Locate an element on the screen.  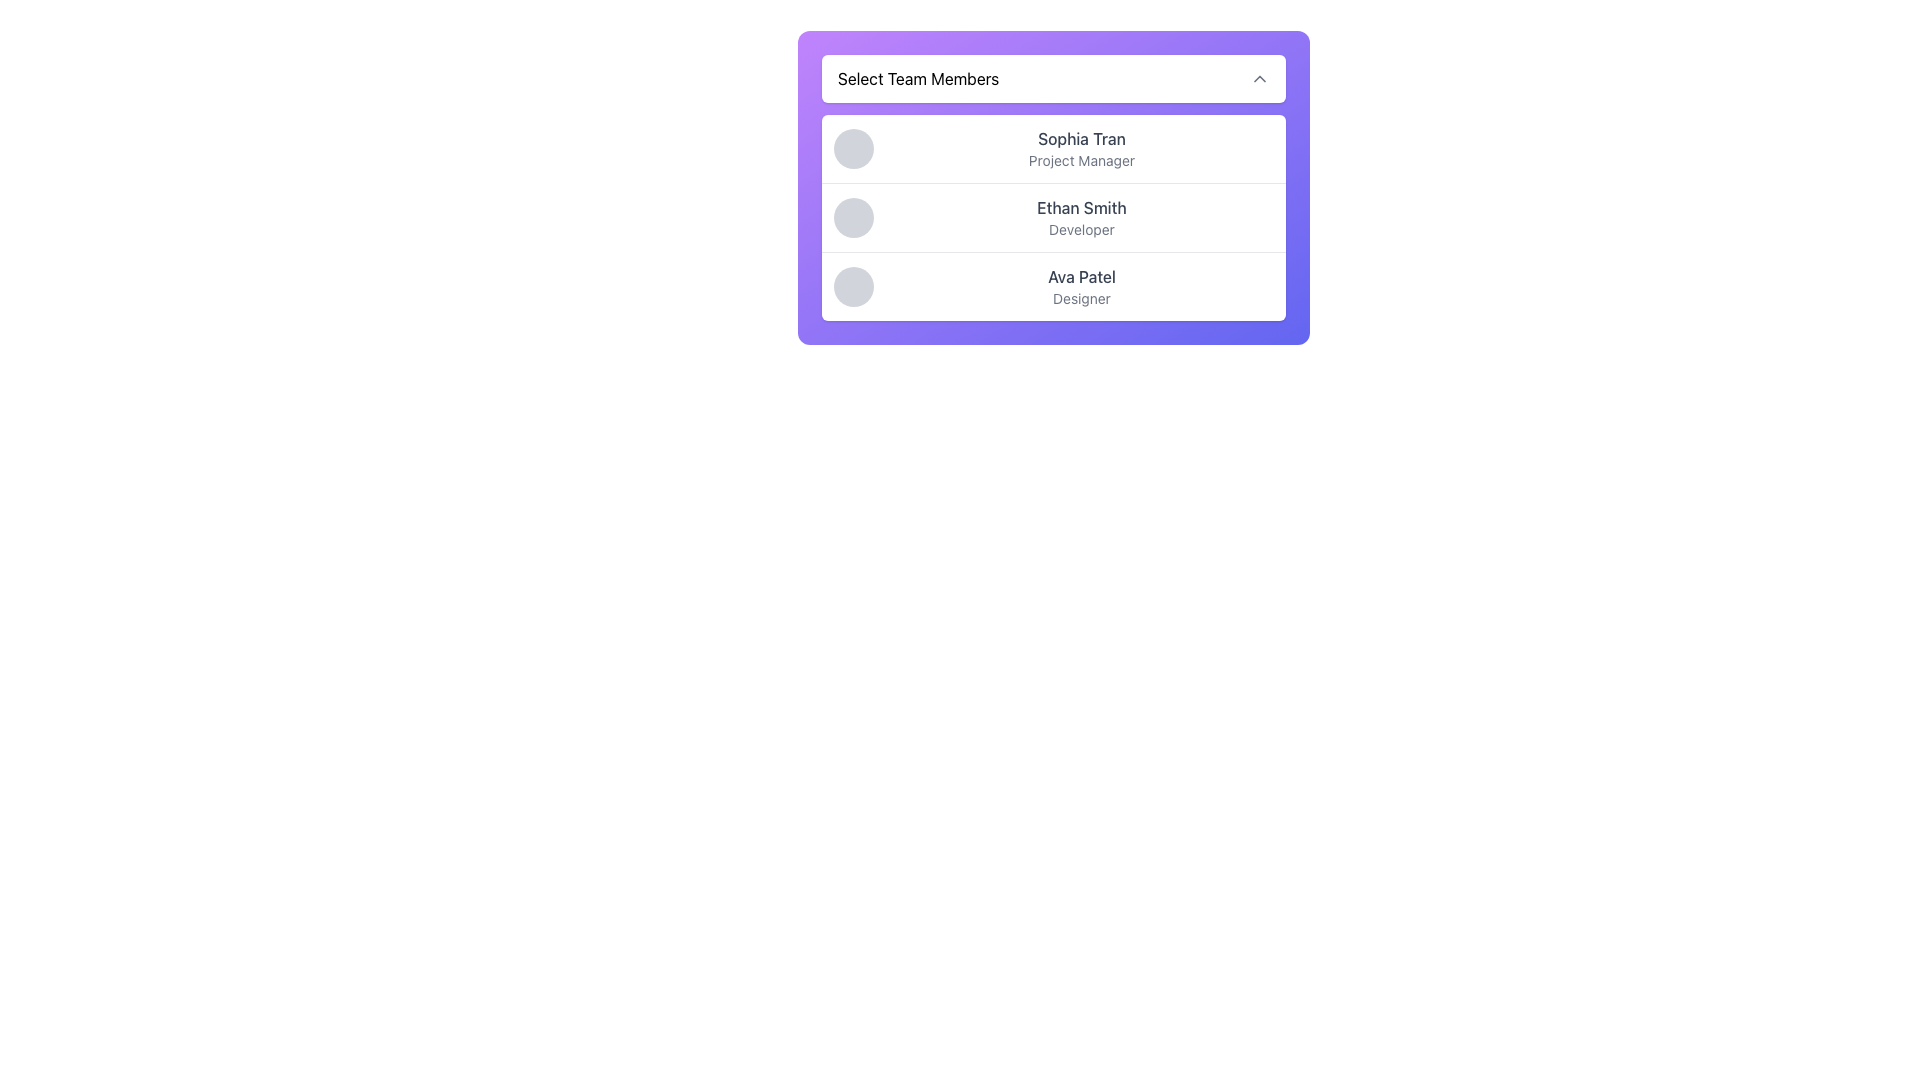
on the second selectable list item displaying 'Ethan Smith - Developer' is located at coordinates (1053, 217).